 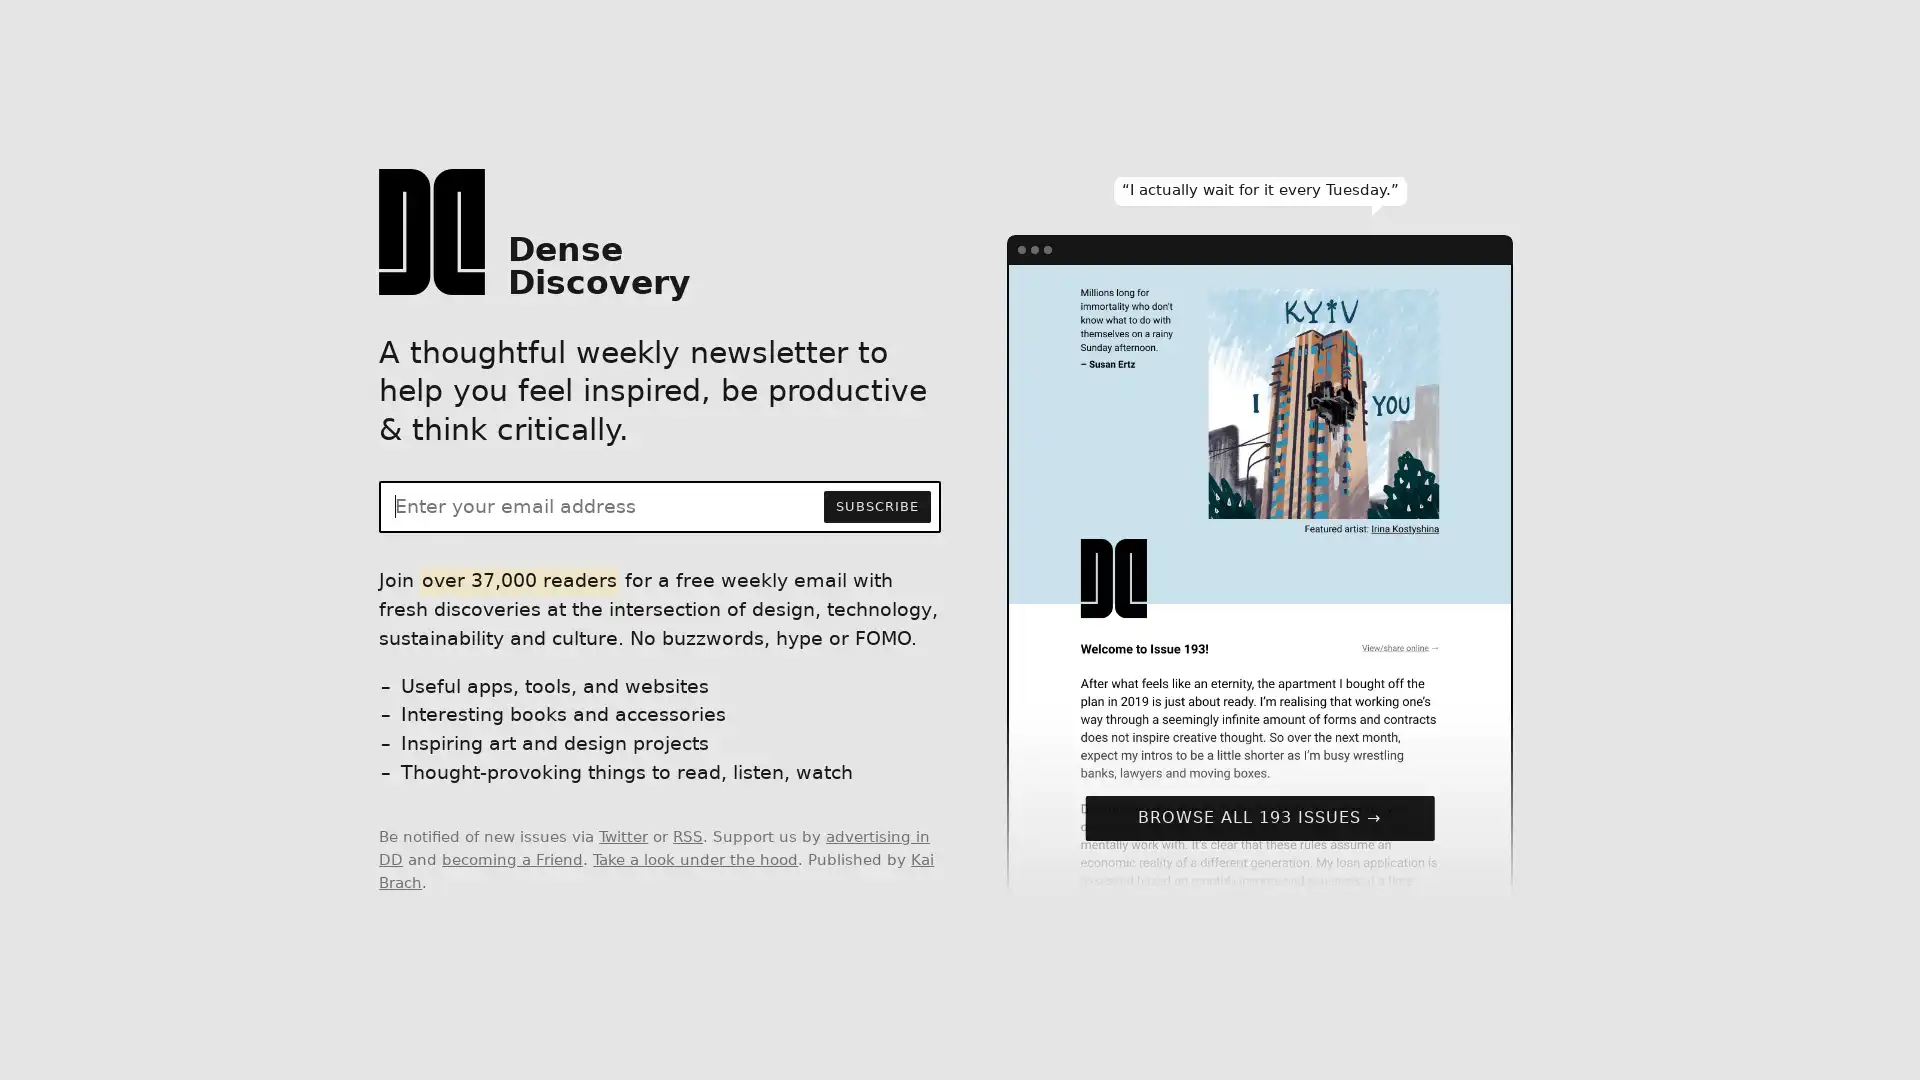 What do you see at coordinates (877, 504) in the screenshot?
I see `SUBSCRIBE` at bounding box center [877, 504].